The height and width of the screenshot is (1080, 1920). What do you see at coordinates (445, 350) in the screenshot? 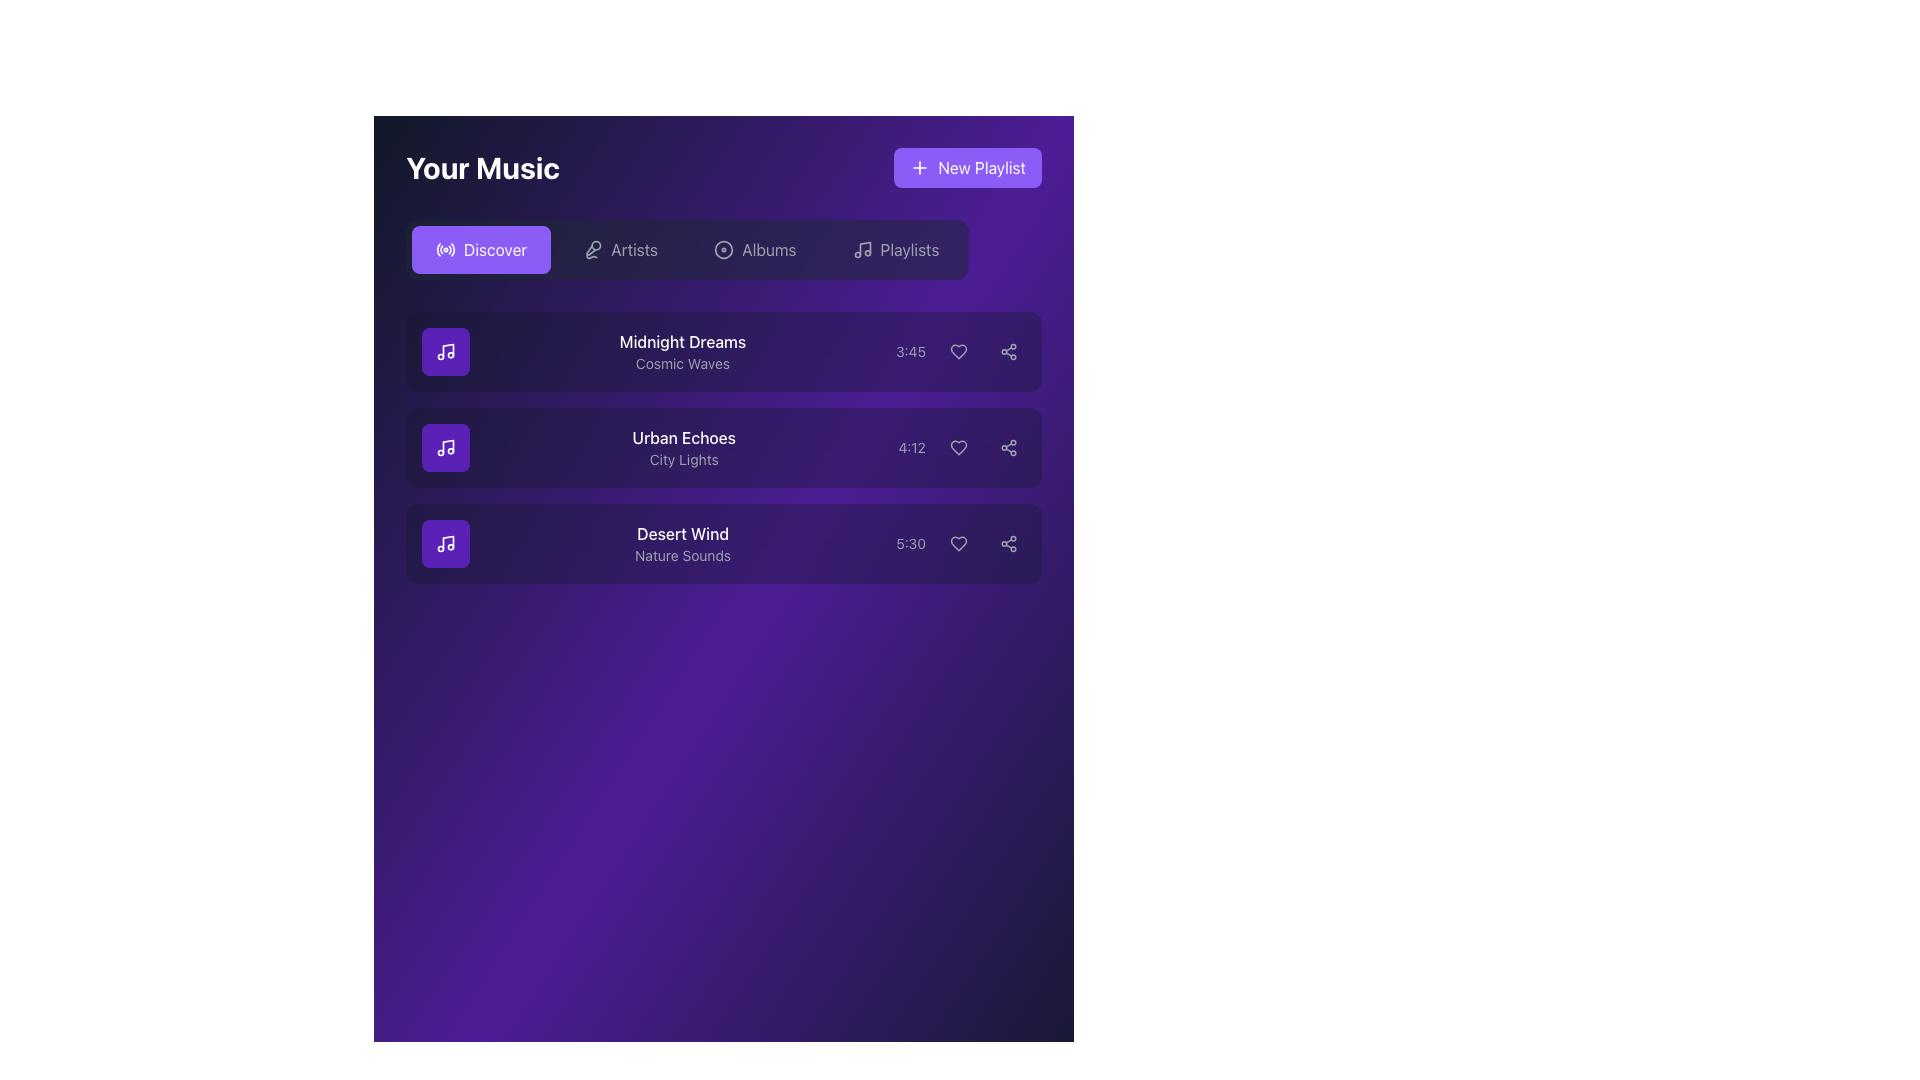
I see `the small music icon styled with a musical note symbol located in the first music card next to the text 'Midnight Dreams' and 'Cosmic Waves'` at bounding box center [445, 350].